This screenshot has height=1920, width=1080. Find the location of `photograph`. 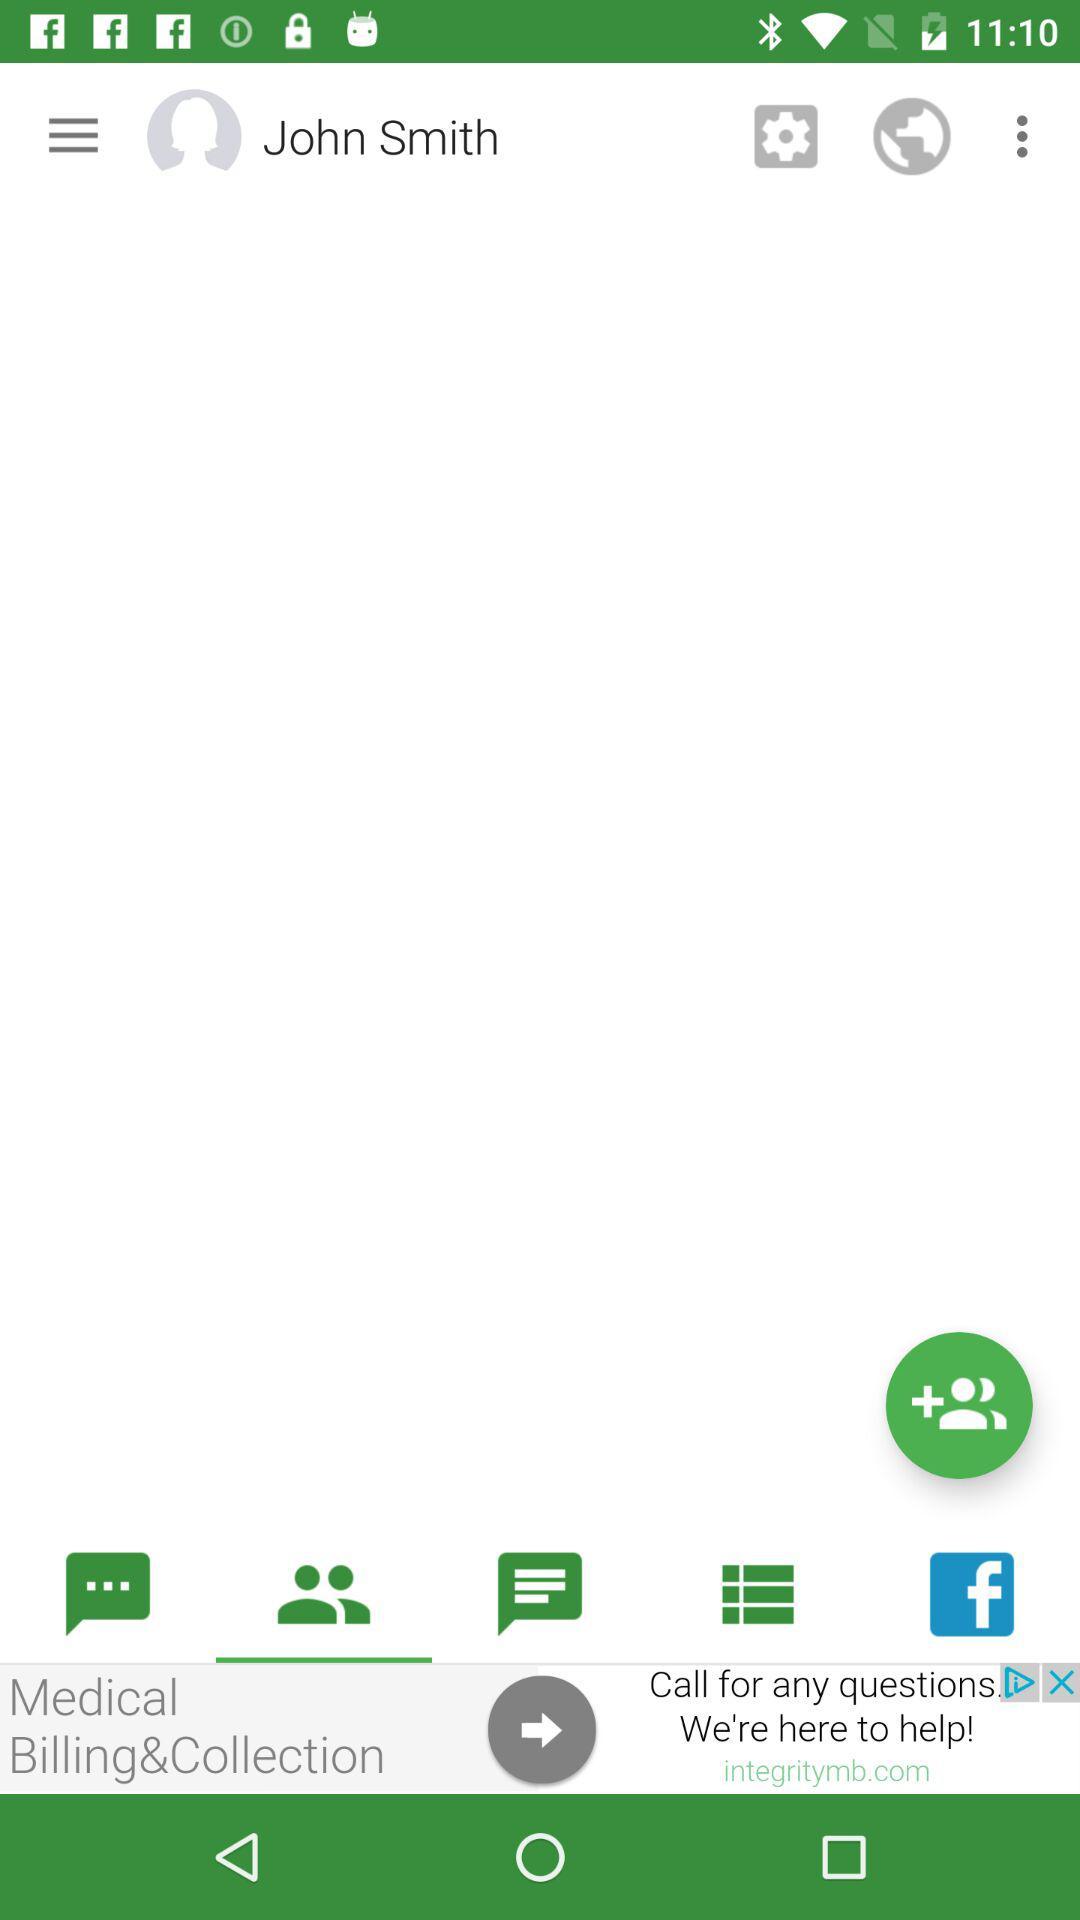

photograph is located at coordinates (220, 135).